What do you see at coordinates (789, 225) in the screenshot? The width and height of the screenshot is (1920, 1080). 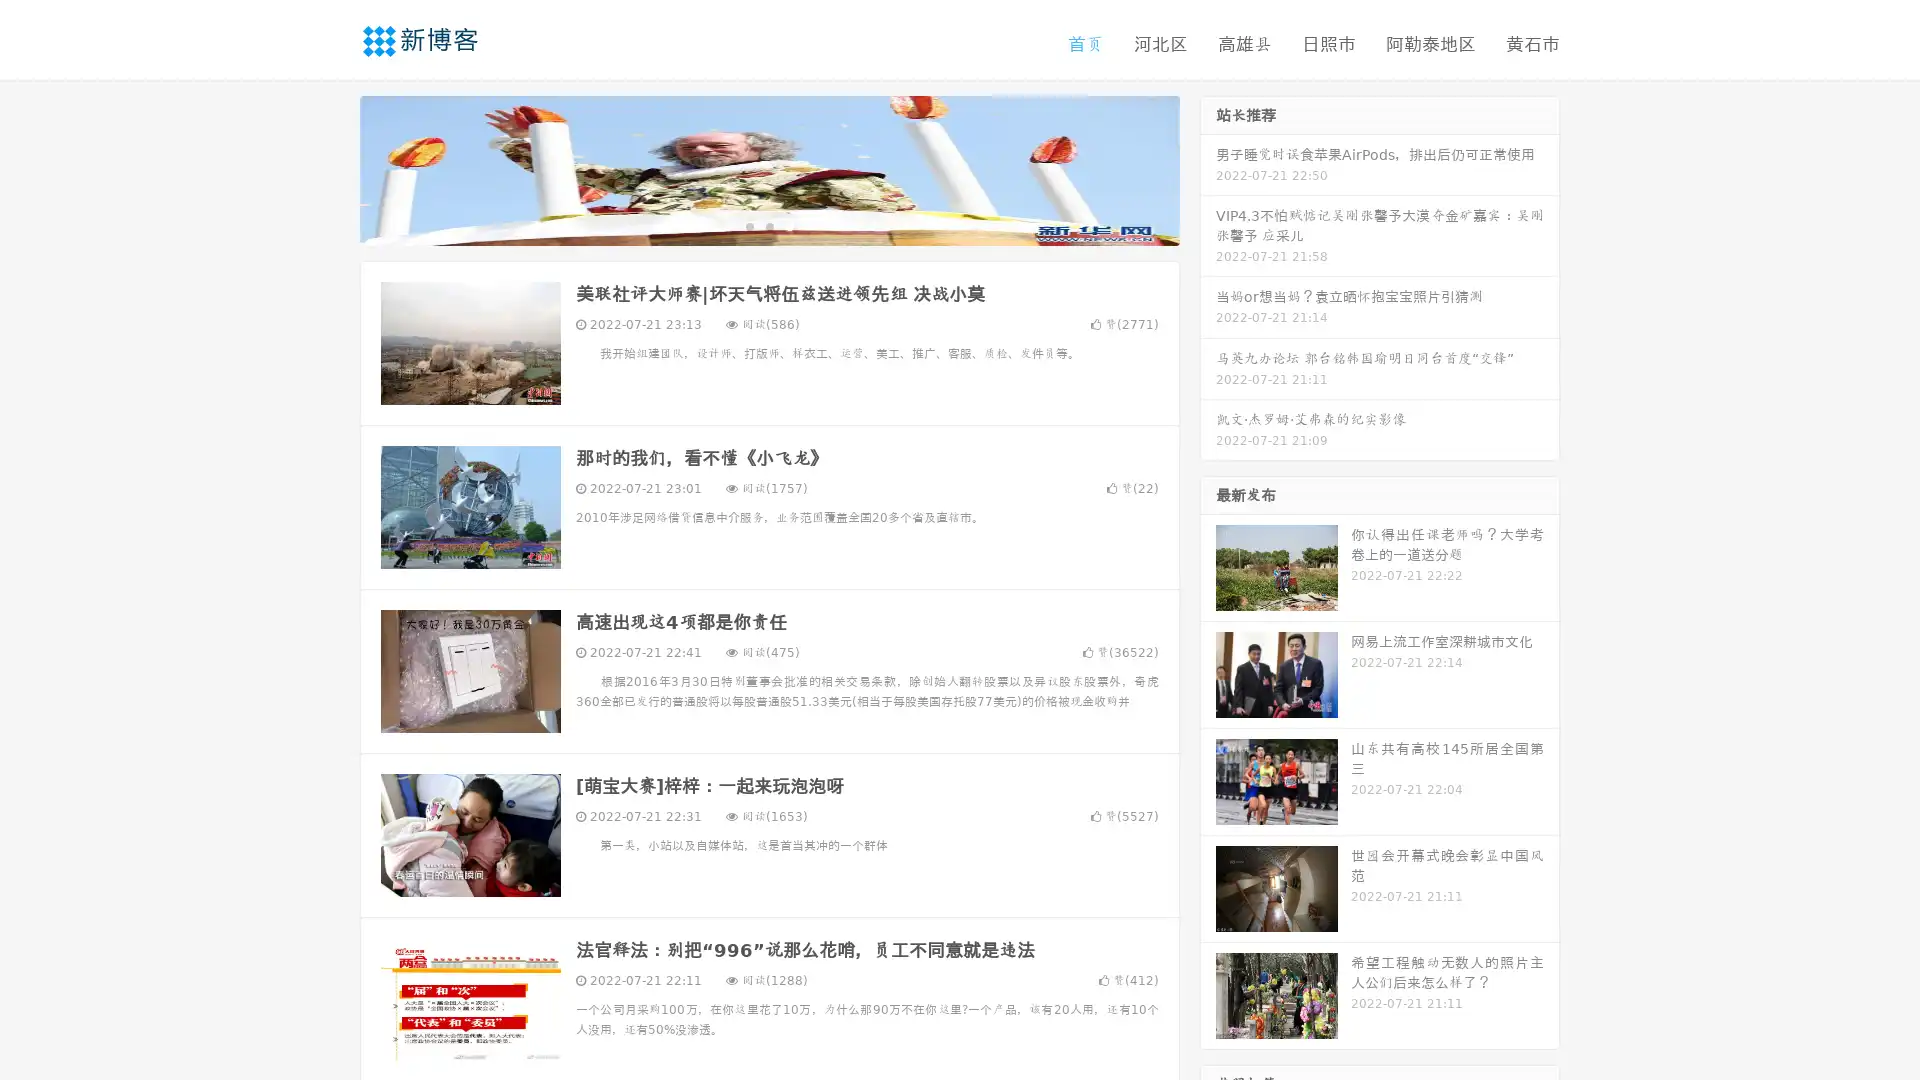 I see `Go to slide 3` at bounding box center [789, 225].